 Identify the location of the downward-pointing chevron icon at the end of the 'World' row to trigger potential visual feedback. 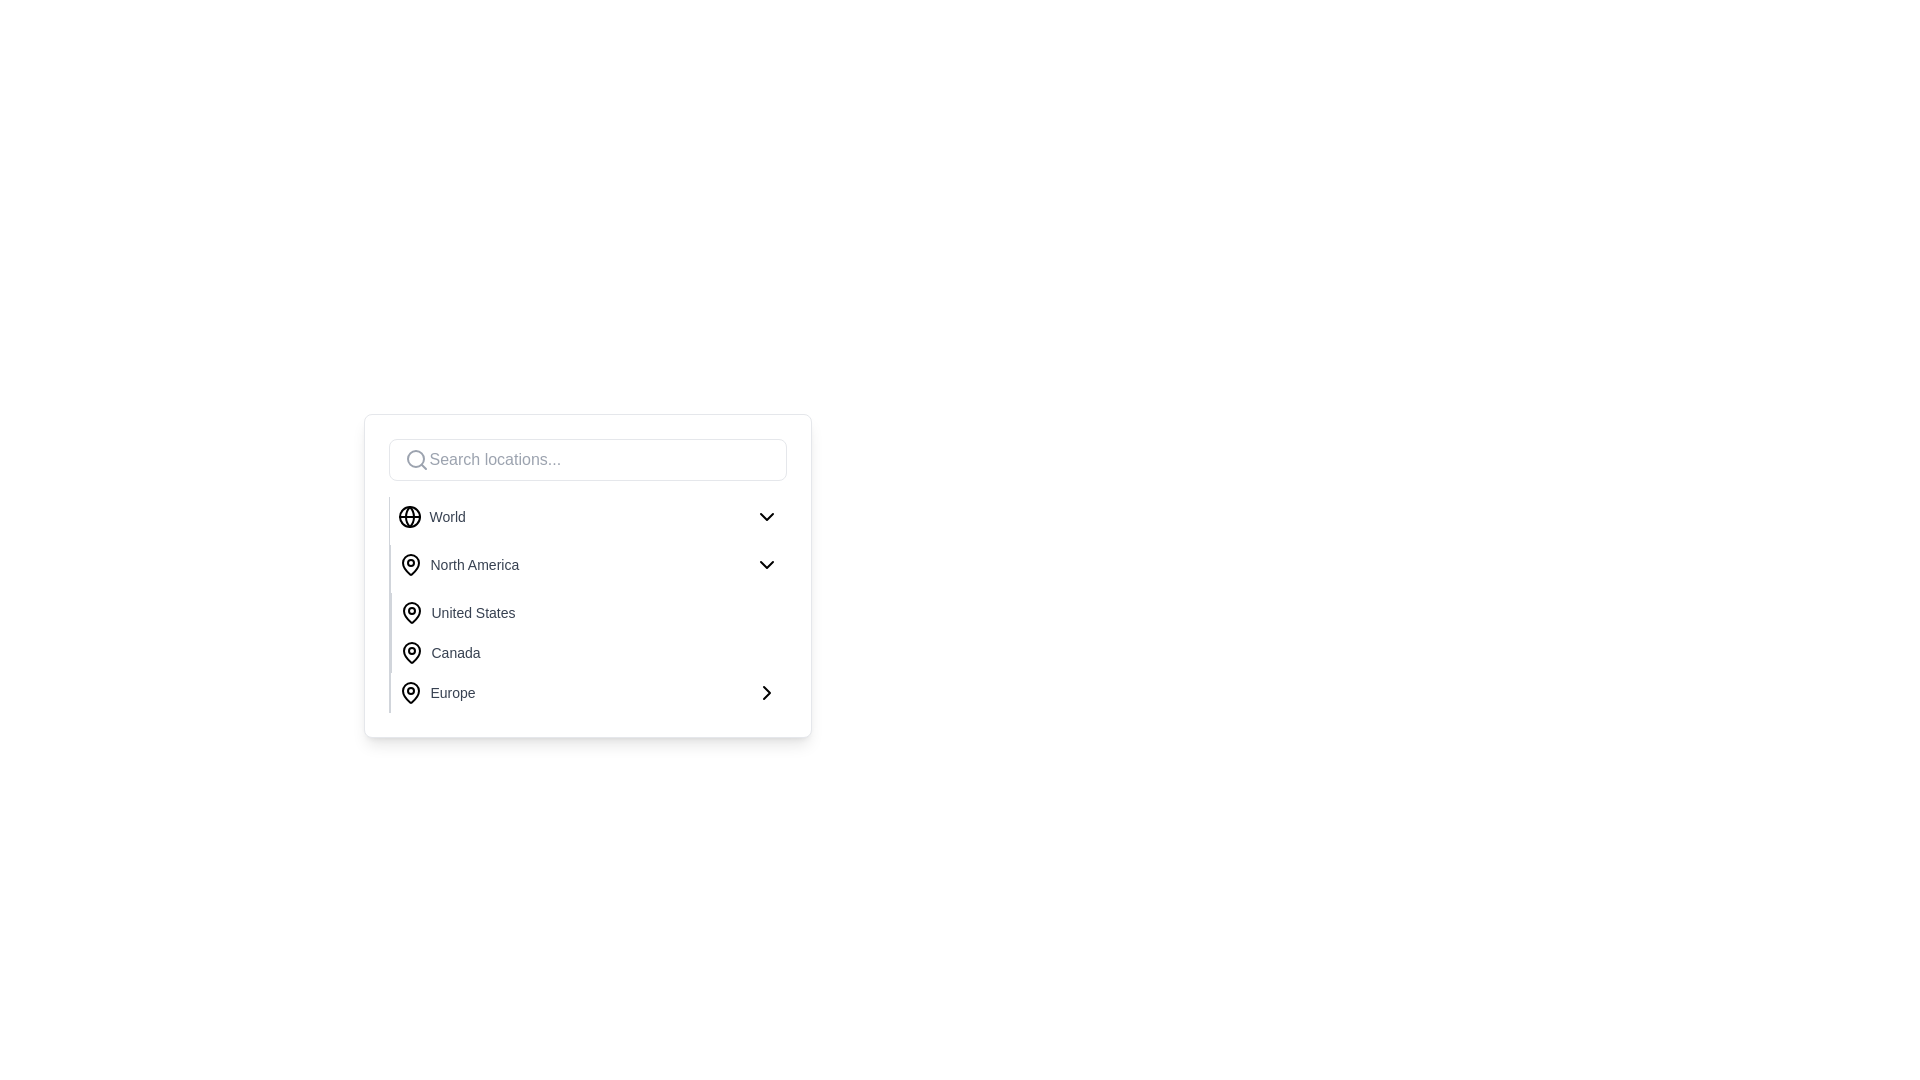
(765, 515).